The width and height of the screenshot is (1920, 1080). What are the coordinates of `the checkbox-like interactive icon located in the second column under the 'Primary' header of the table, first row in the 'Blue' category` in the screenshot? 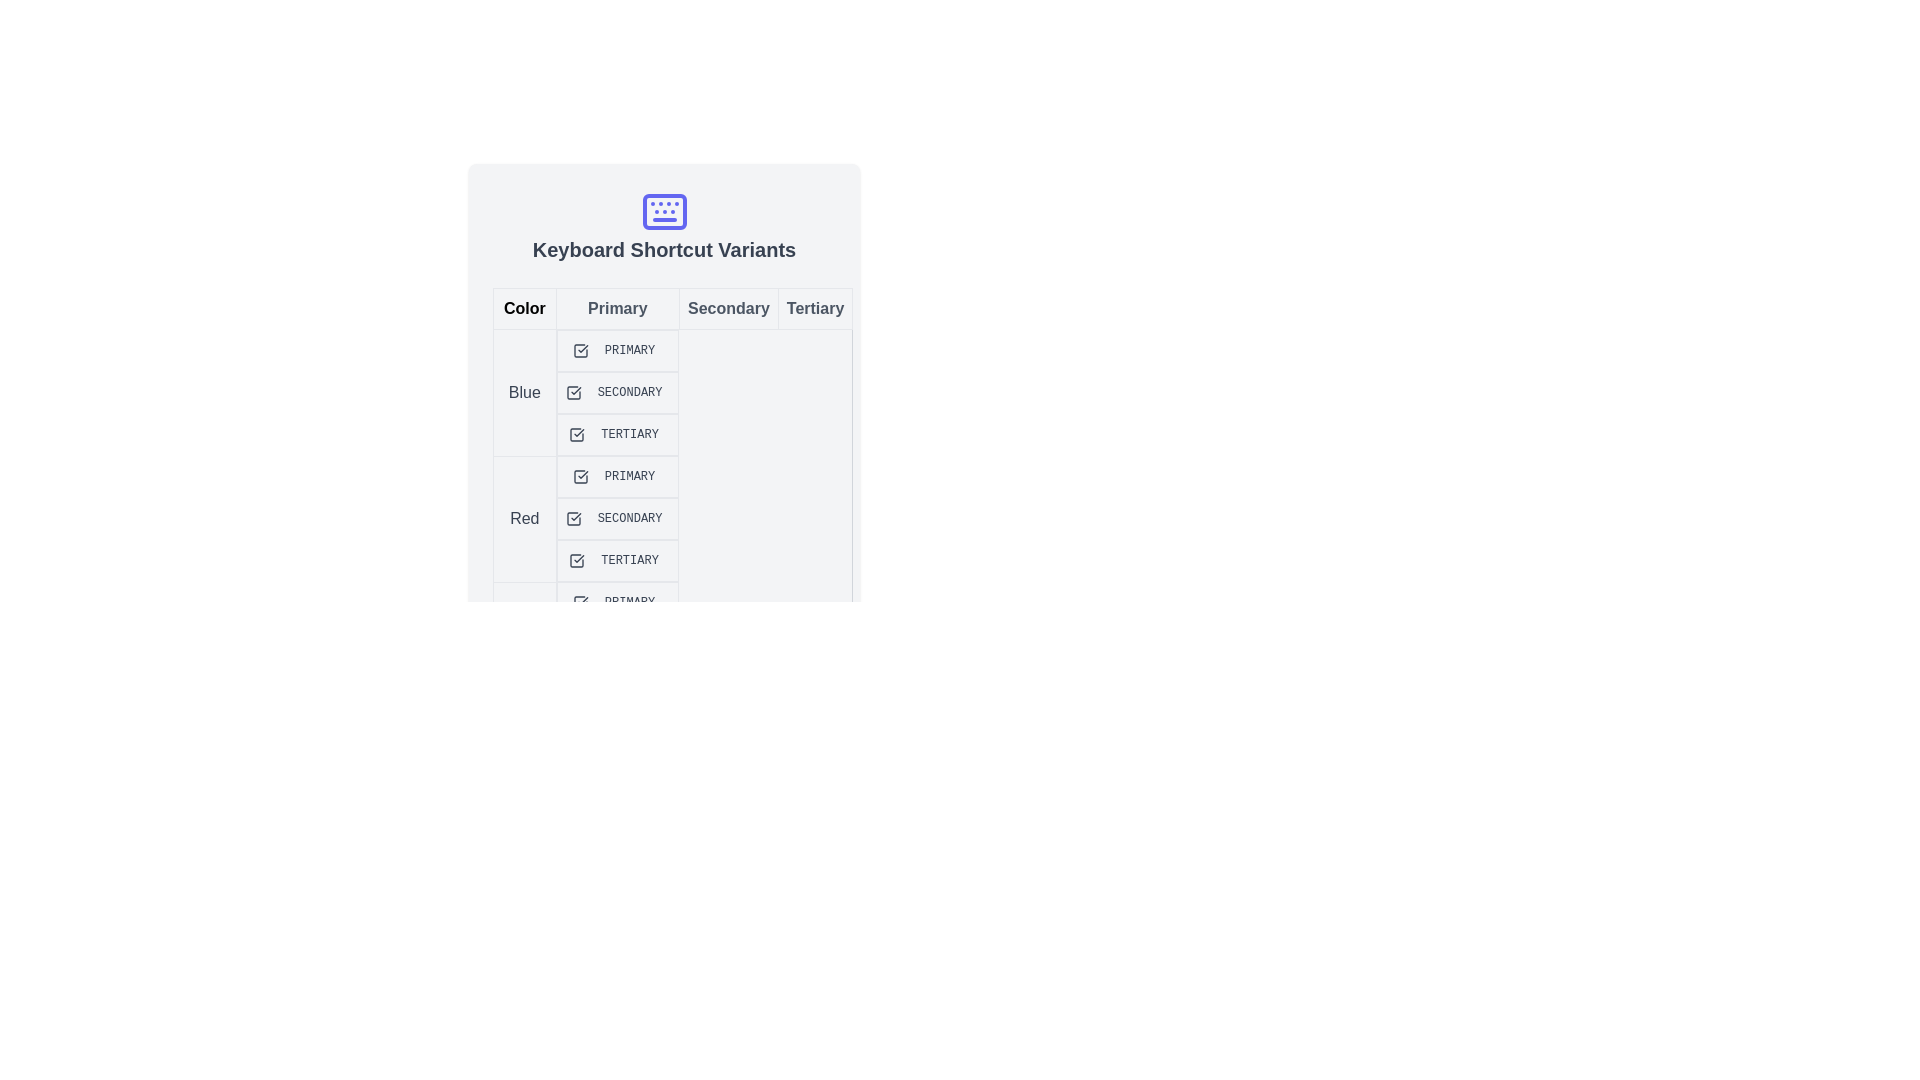 It's located at (579, 350).